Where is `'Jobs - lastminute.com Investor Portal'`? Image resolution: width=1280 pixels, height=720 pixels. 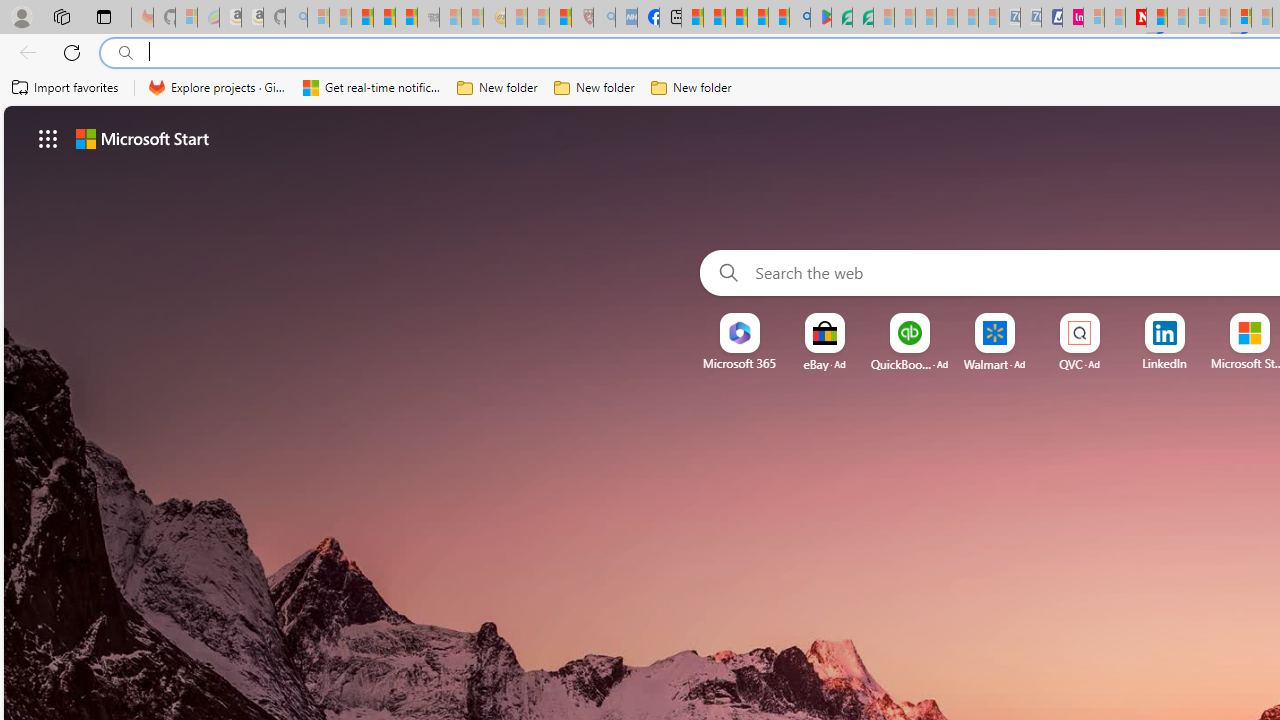
'Jobs - lastminute.com Investor Portal' is located at coordinates (1071, 17).